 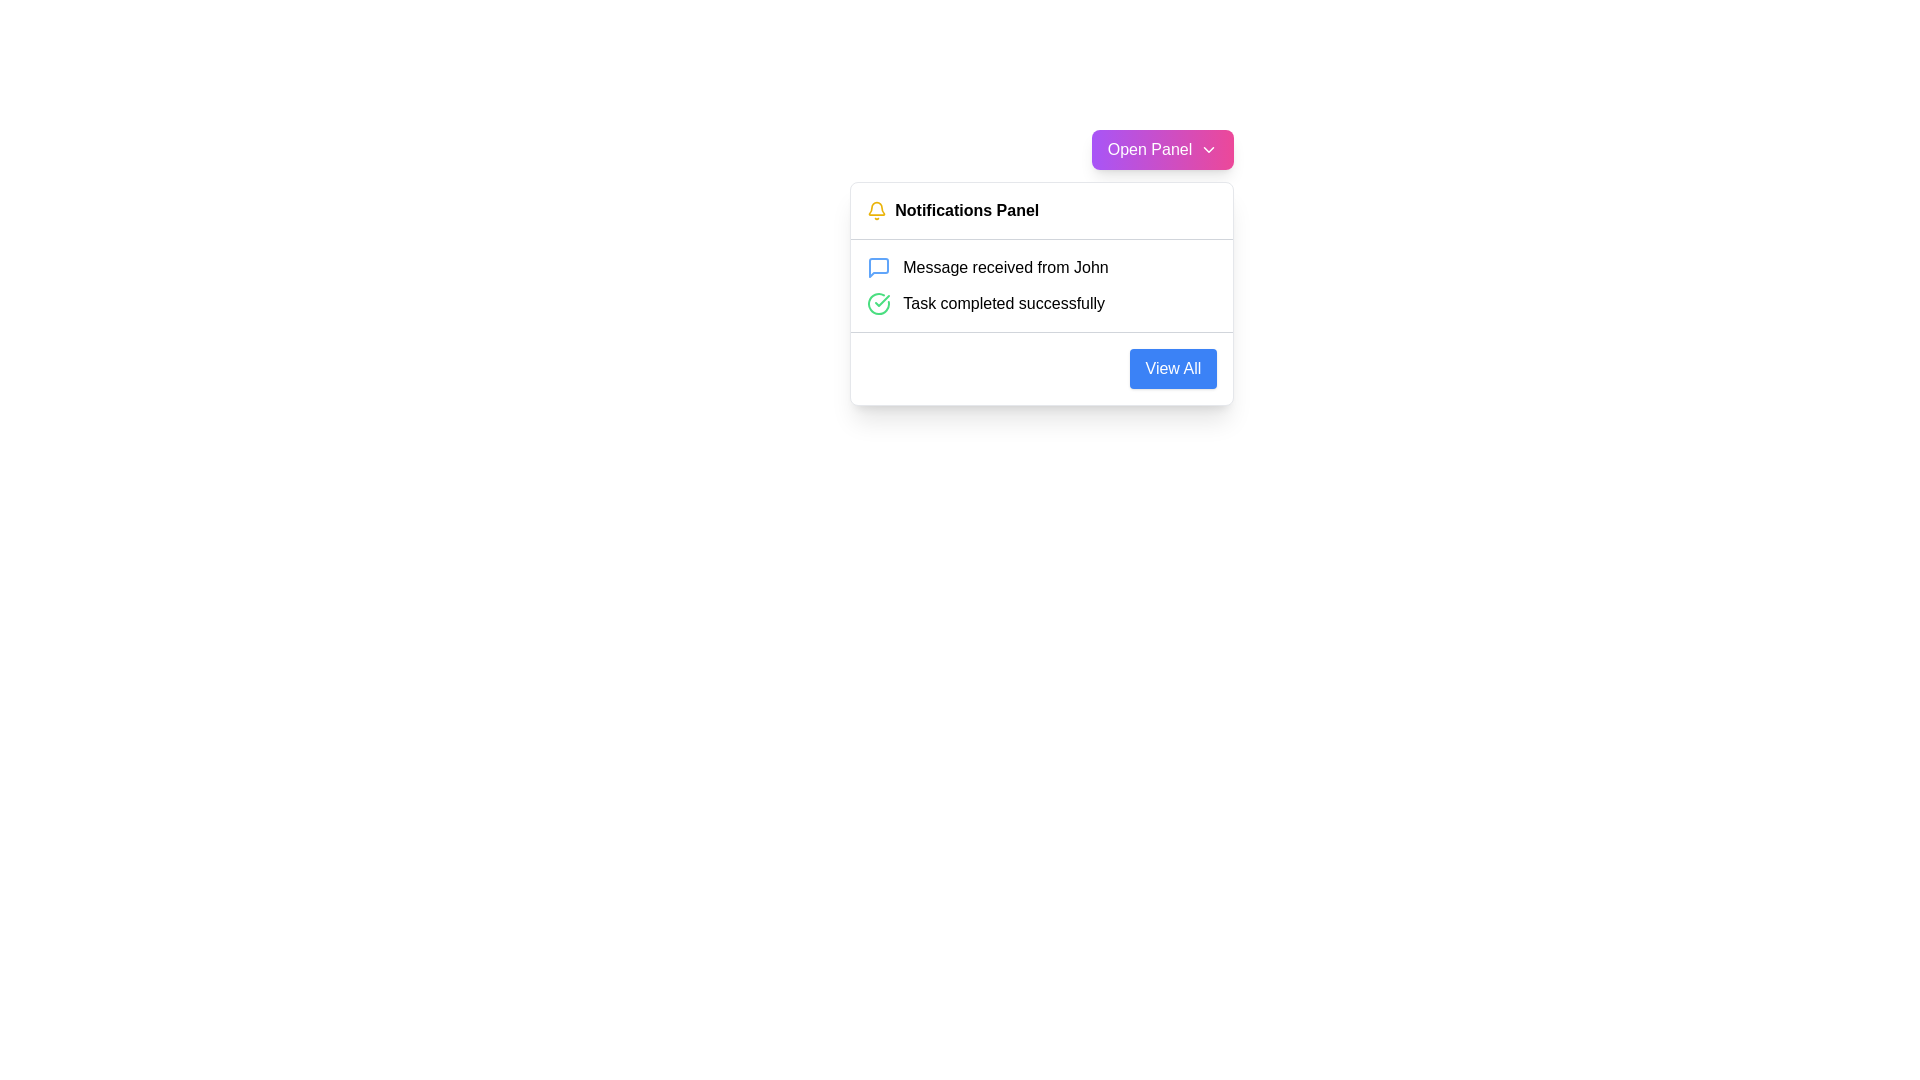 I want to click on the rectangular button with a blue background and 'View All' text, so click(x=1173, y=369).